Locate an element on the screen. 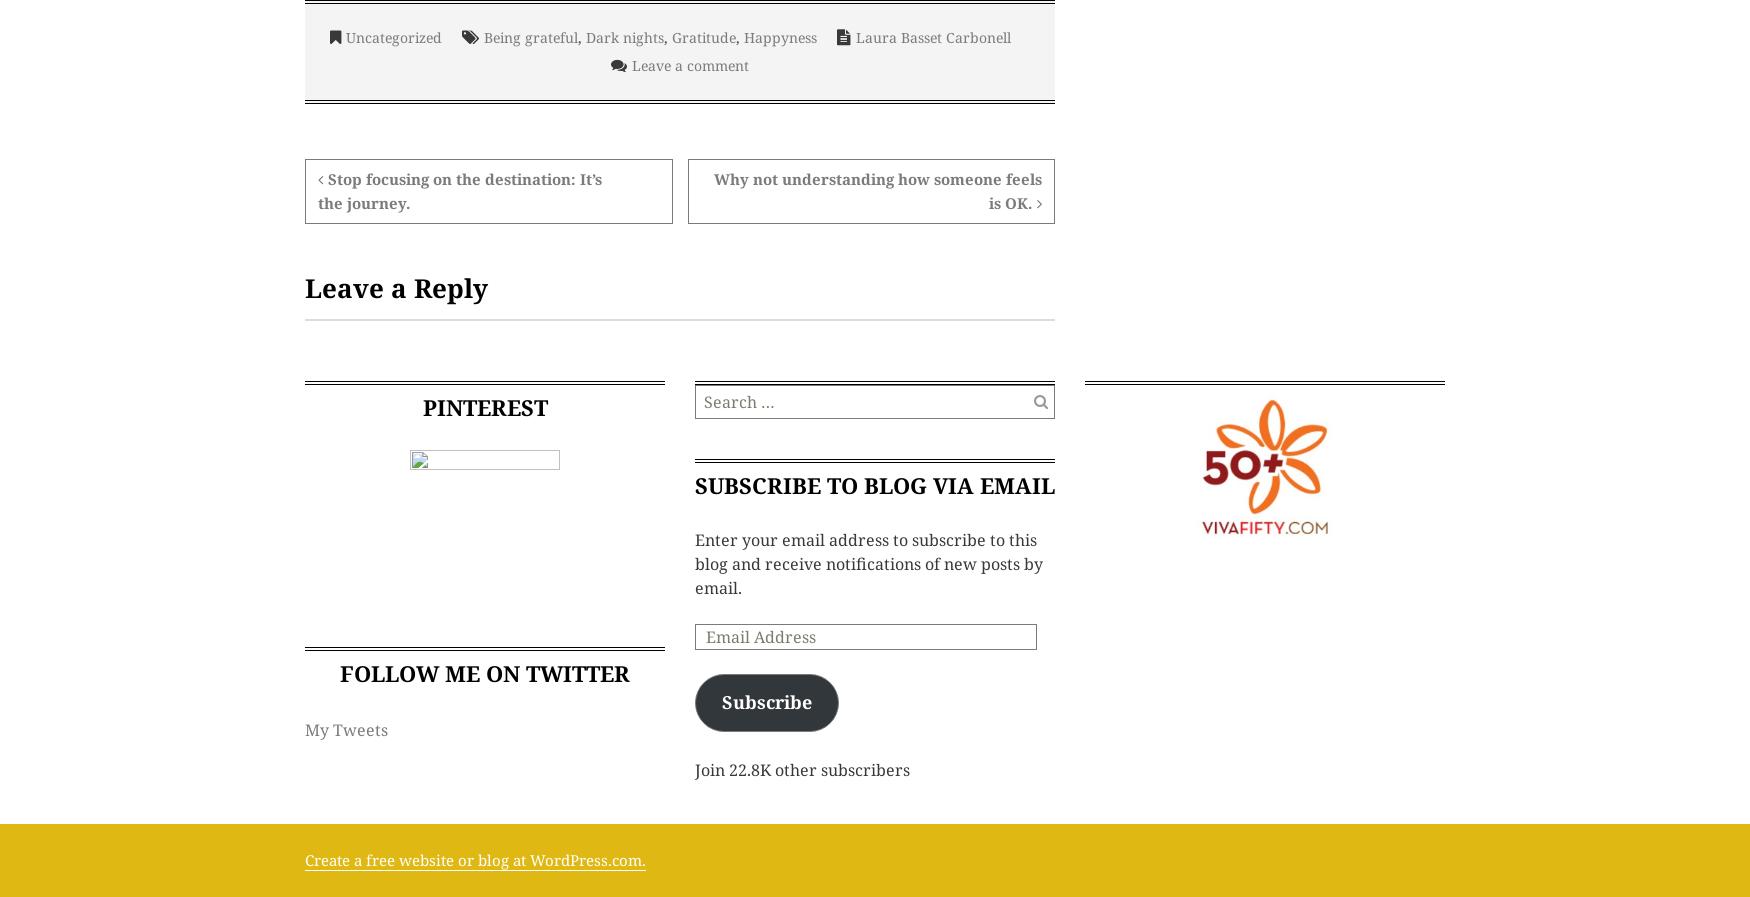 This screenshot has height=897, width=1750. 'Happyness' is located at coordinates (778, 36).